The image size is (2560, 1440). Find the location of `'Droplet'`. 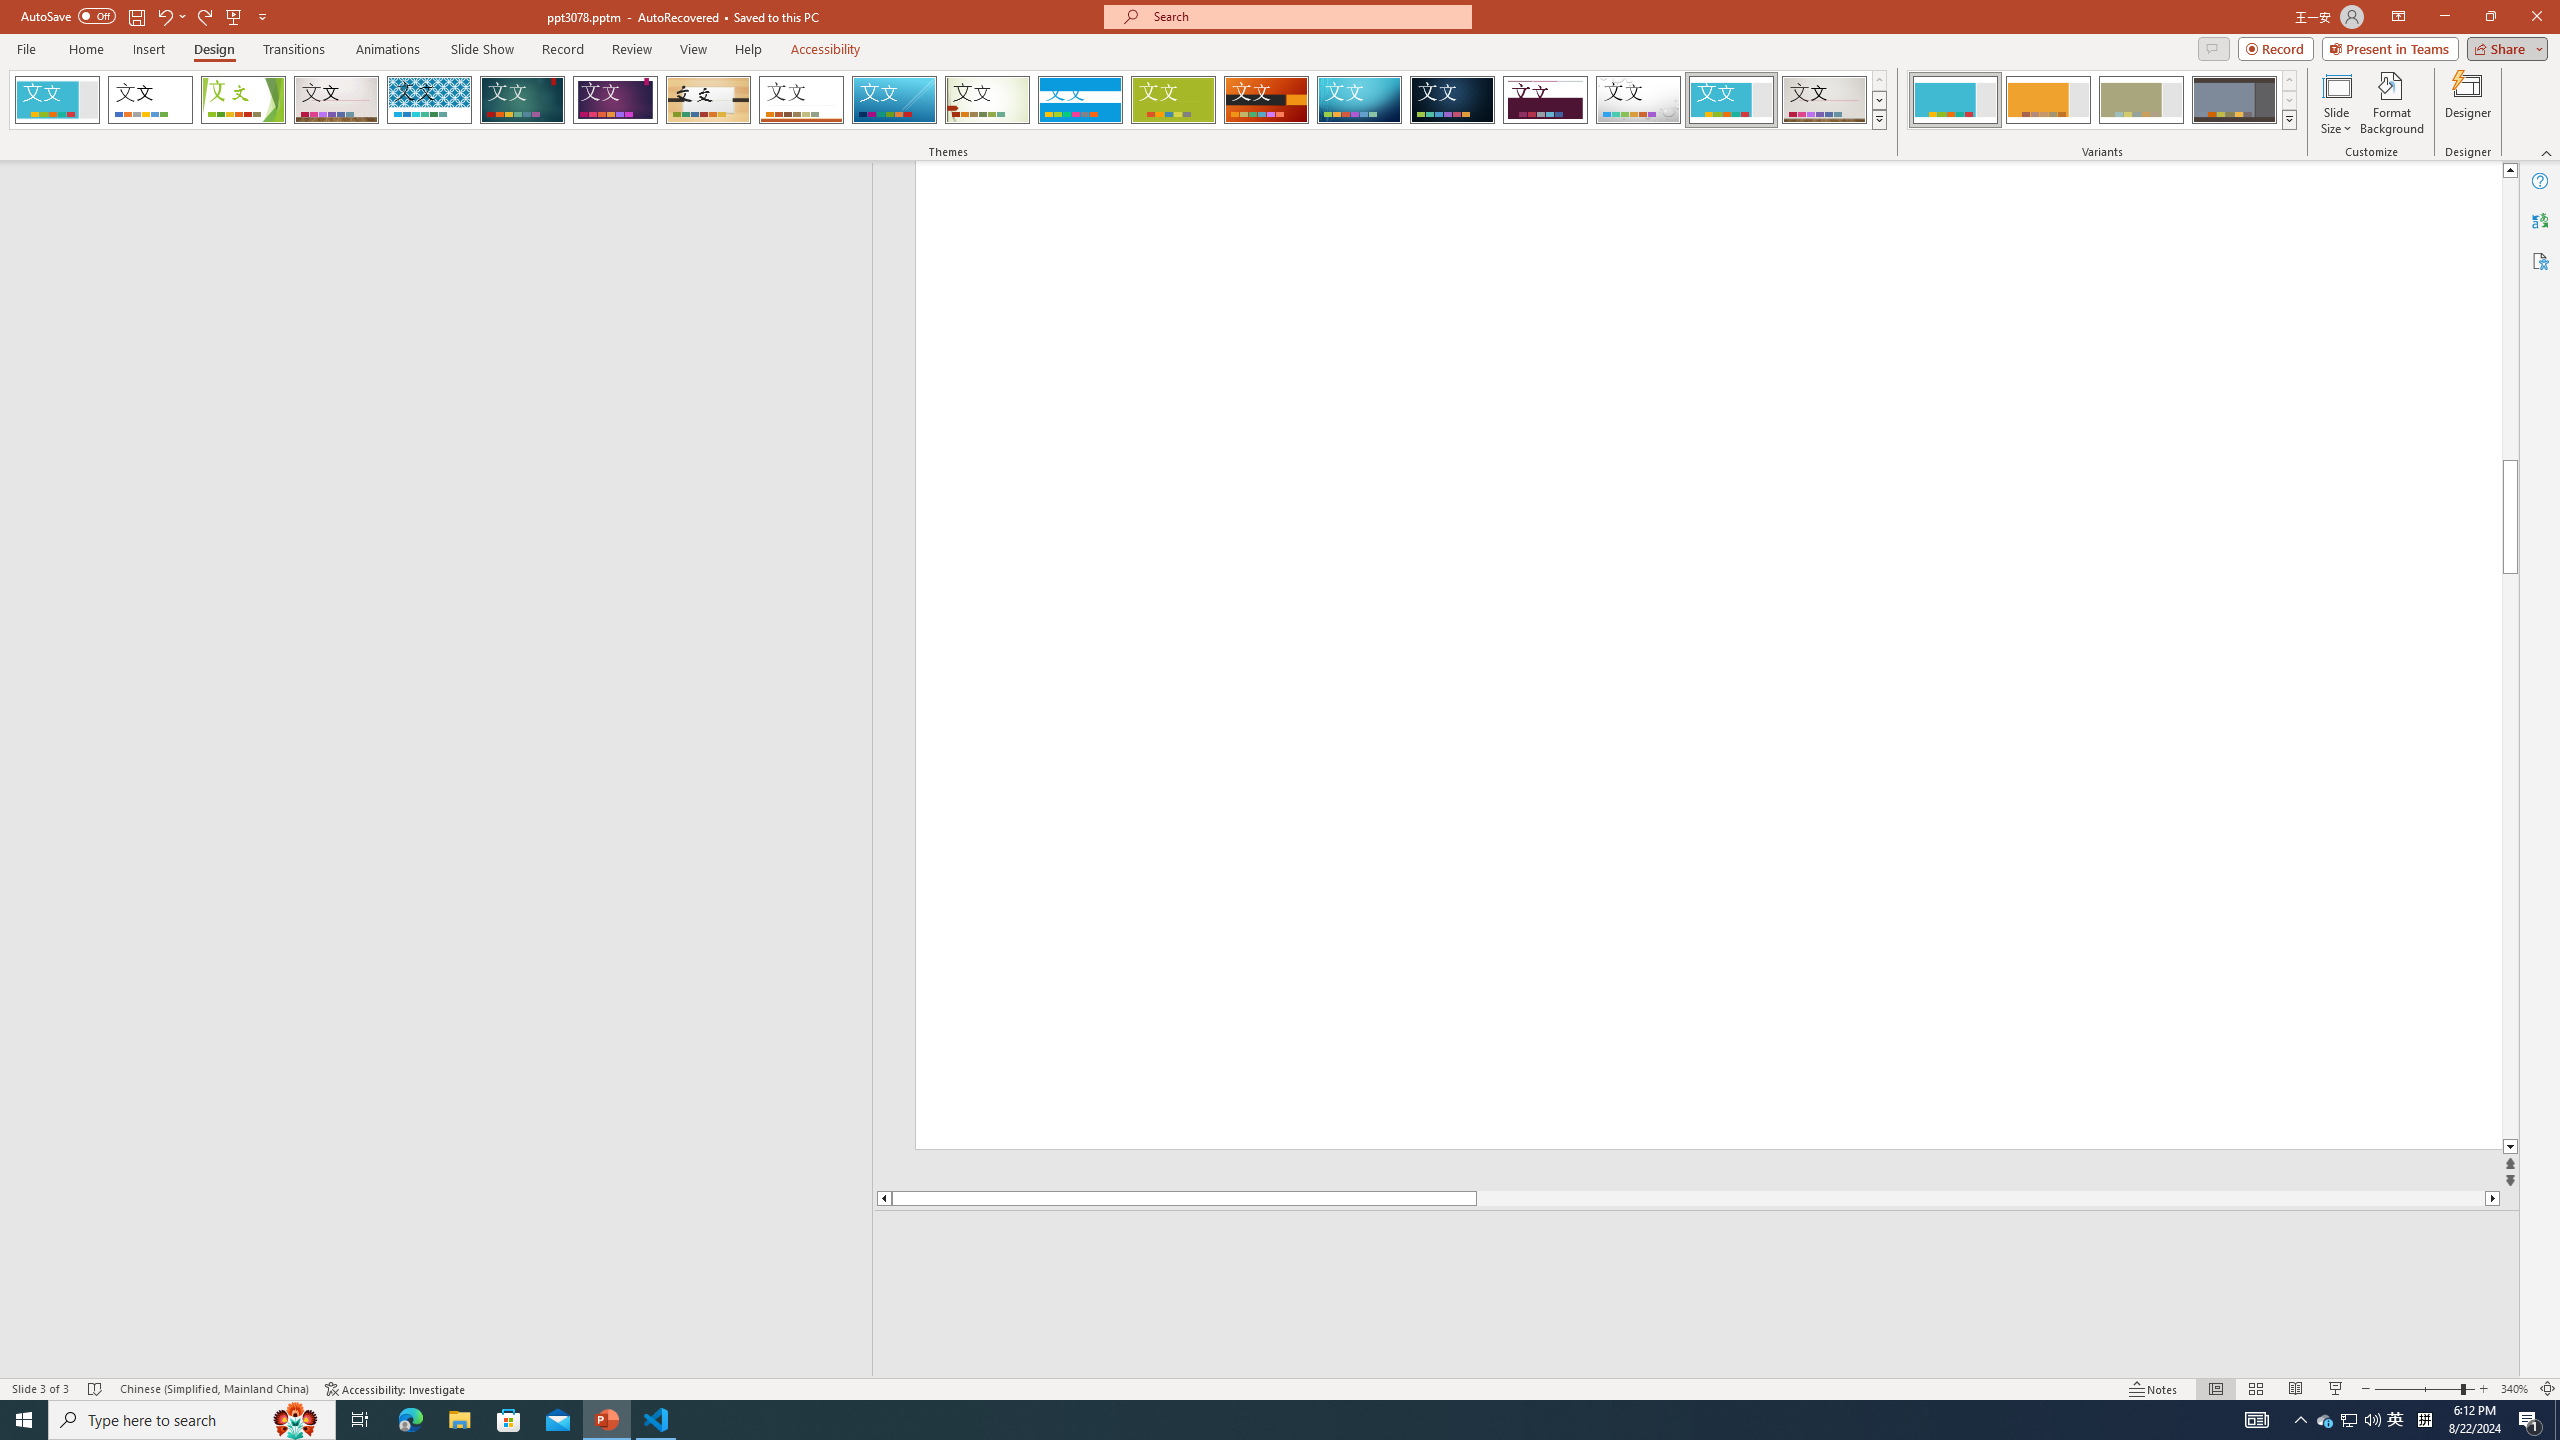

'Droplet' is located at coordinates (1638, 99).